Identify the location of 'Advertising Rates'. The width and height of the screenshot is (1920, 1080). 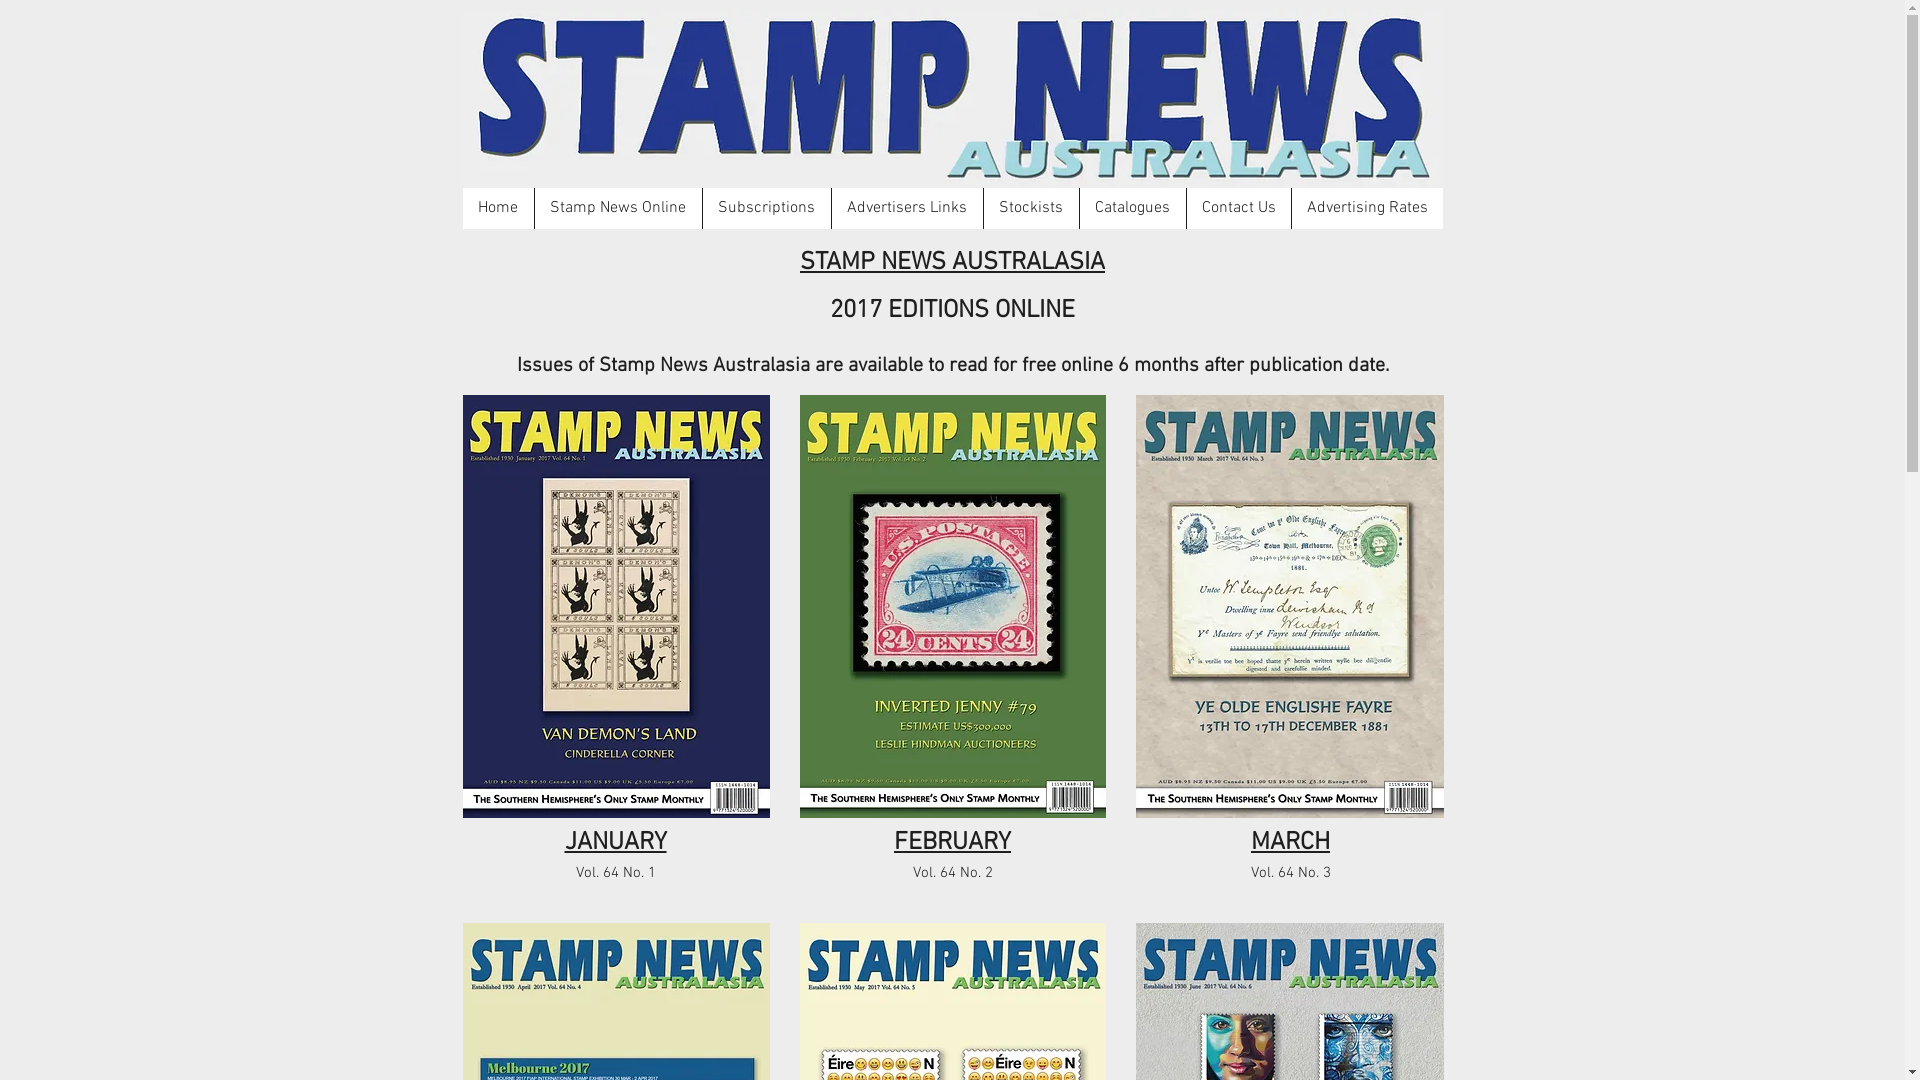
(1290, 208).